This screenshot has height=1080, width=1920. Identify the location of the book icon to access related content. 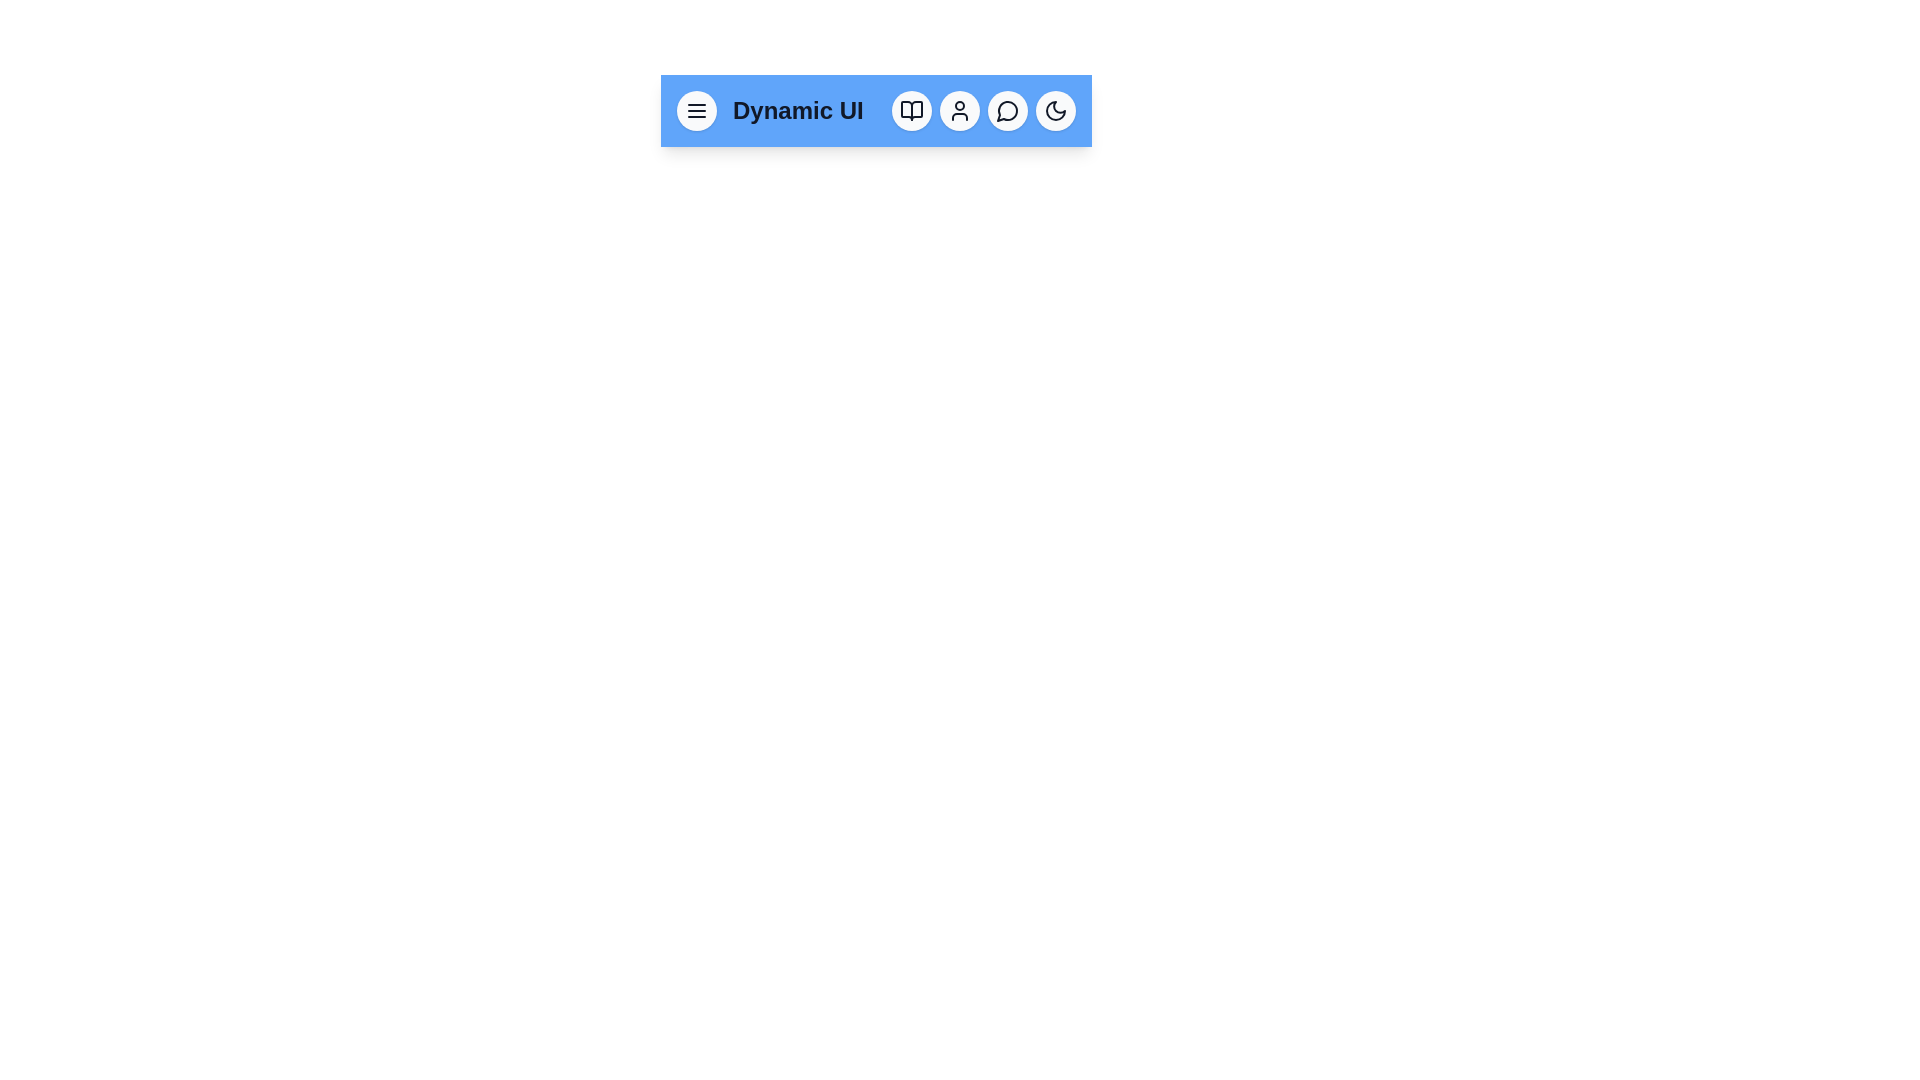
(911, 111).